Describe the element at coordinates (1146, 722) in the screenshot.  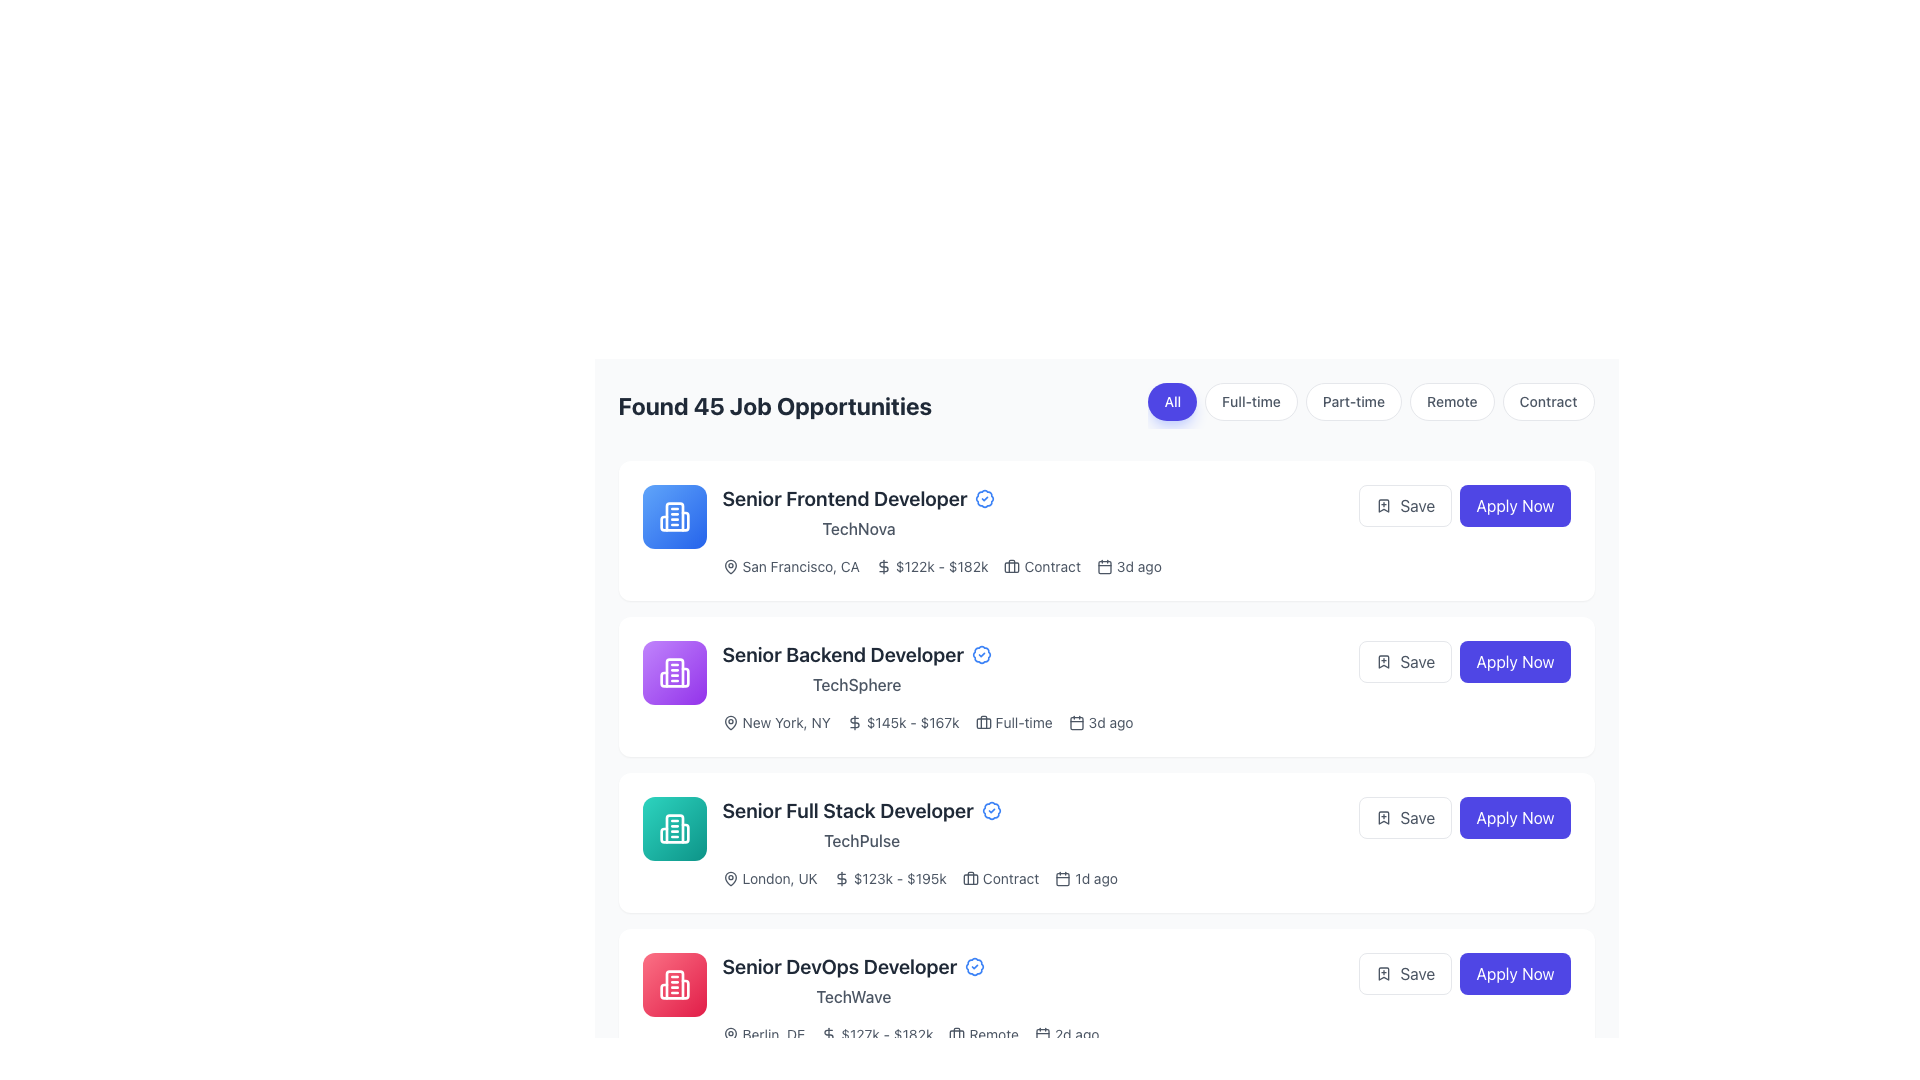
I see `the informational metadata row located beneath the title 'Senior Backend Developer' and above the 'Save' and 'Apply Now' buttons in the second job listing by TechSphere` at that location.